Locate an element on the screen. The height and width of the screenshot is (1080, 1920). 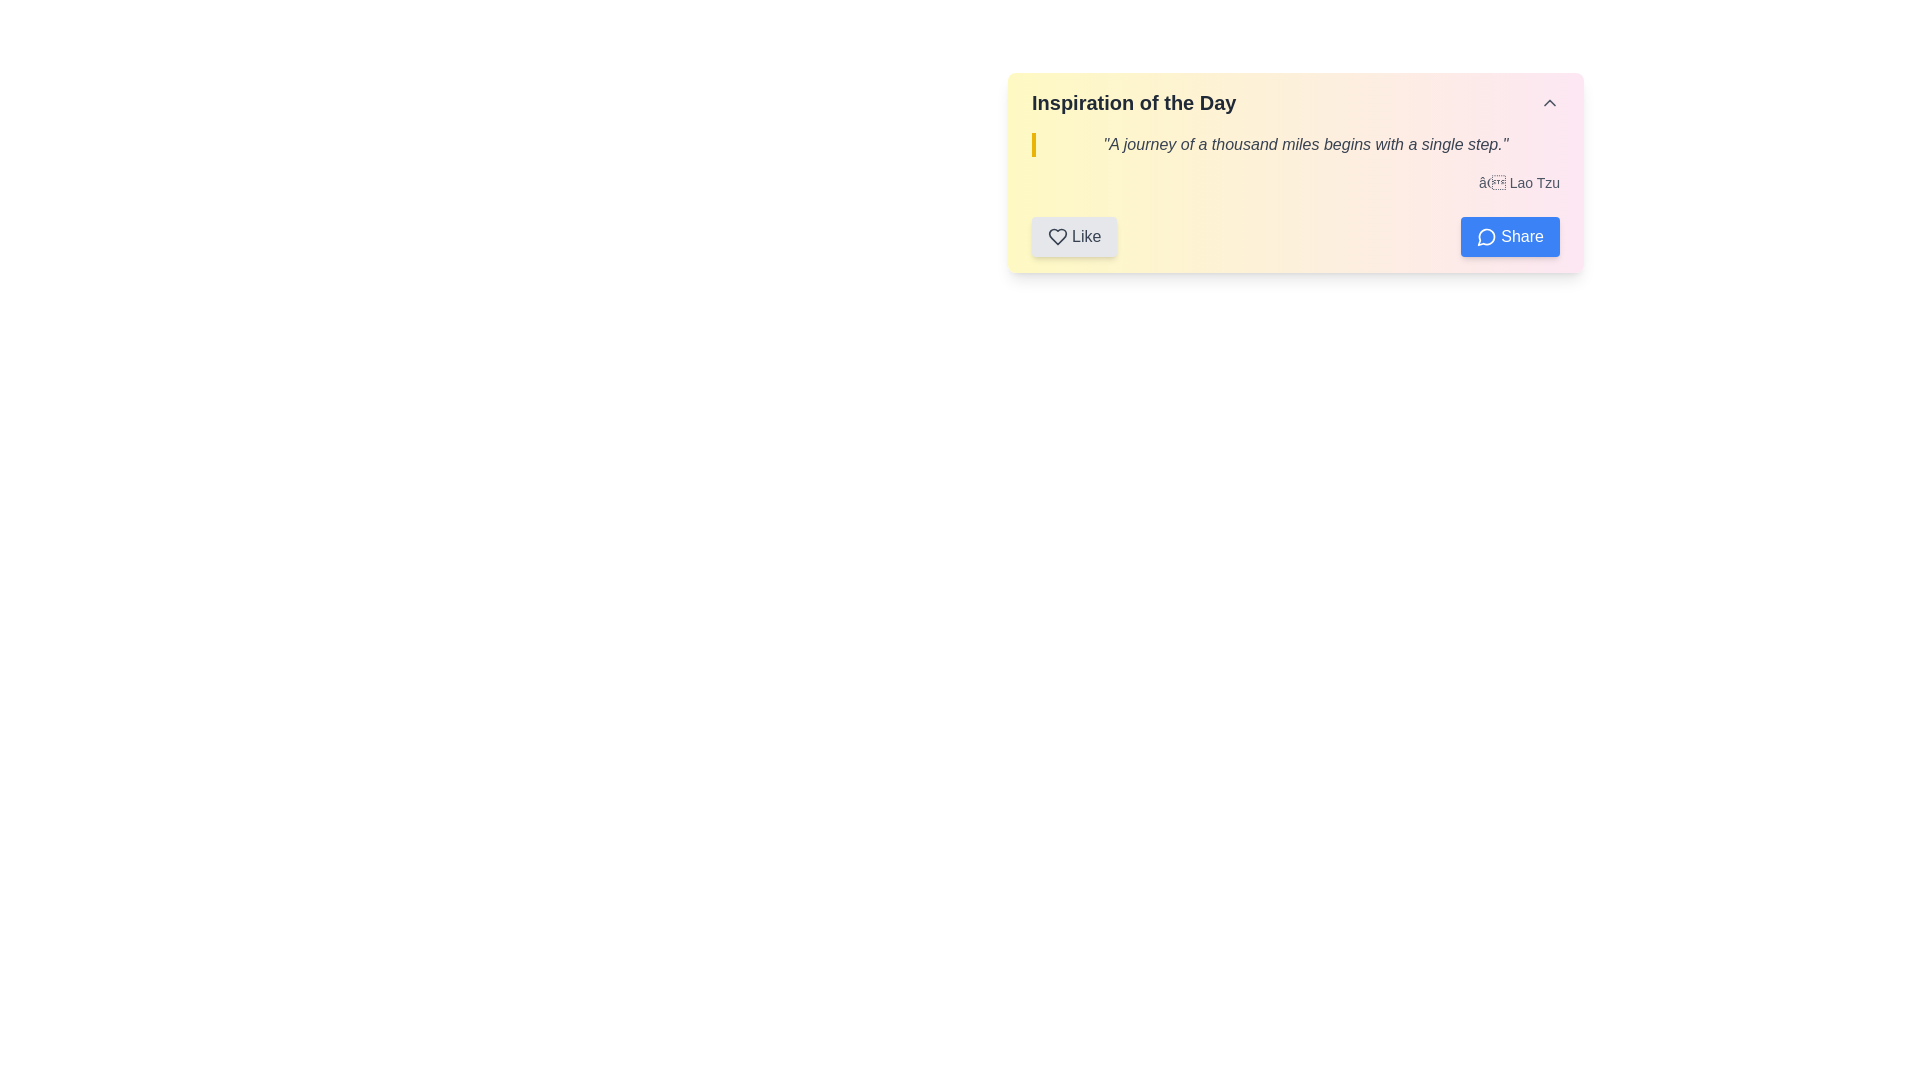
the 'Like' button located below the quote box, which is the first interactive element on the left of the 'Share' button is located at coordinates (1073, 235).